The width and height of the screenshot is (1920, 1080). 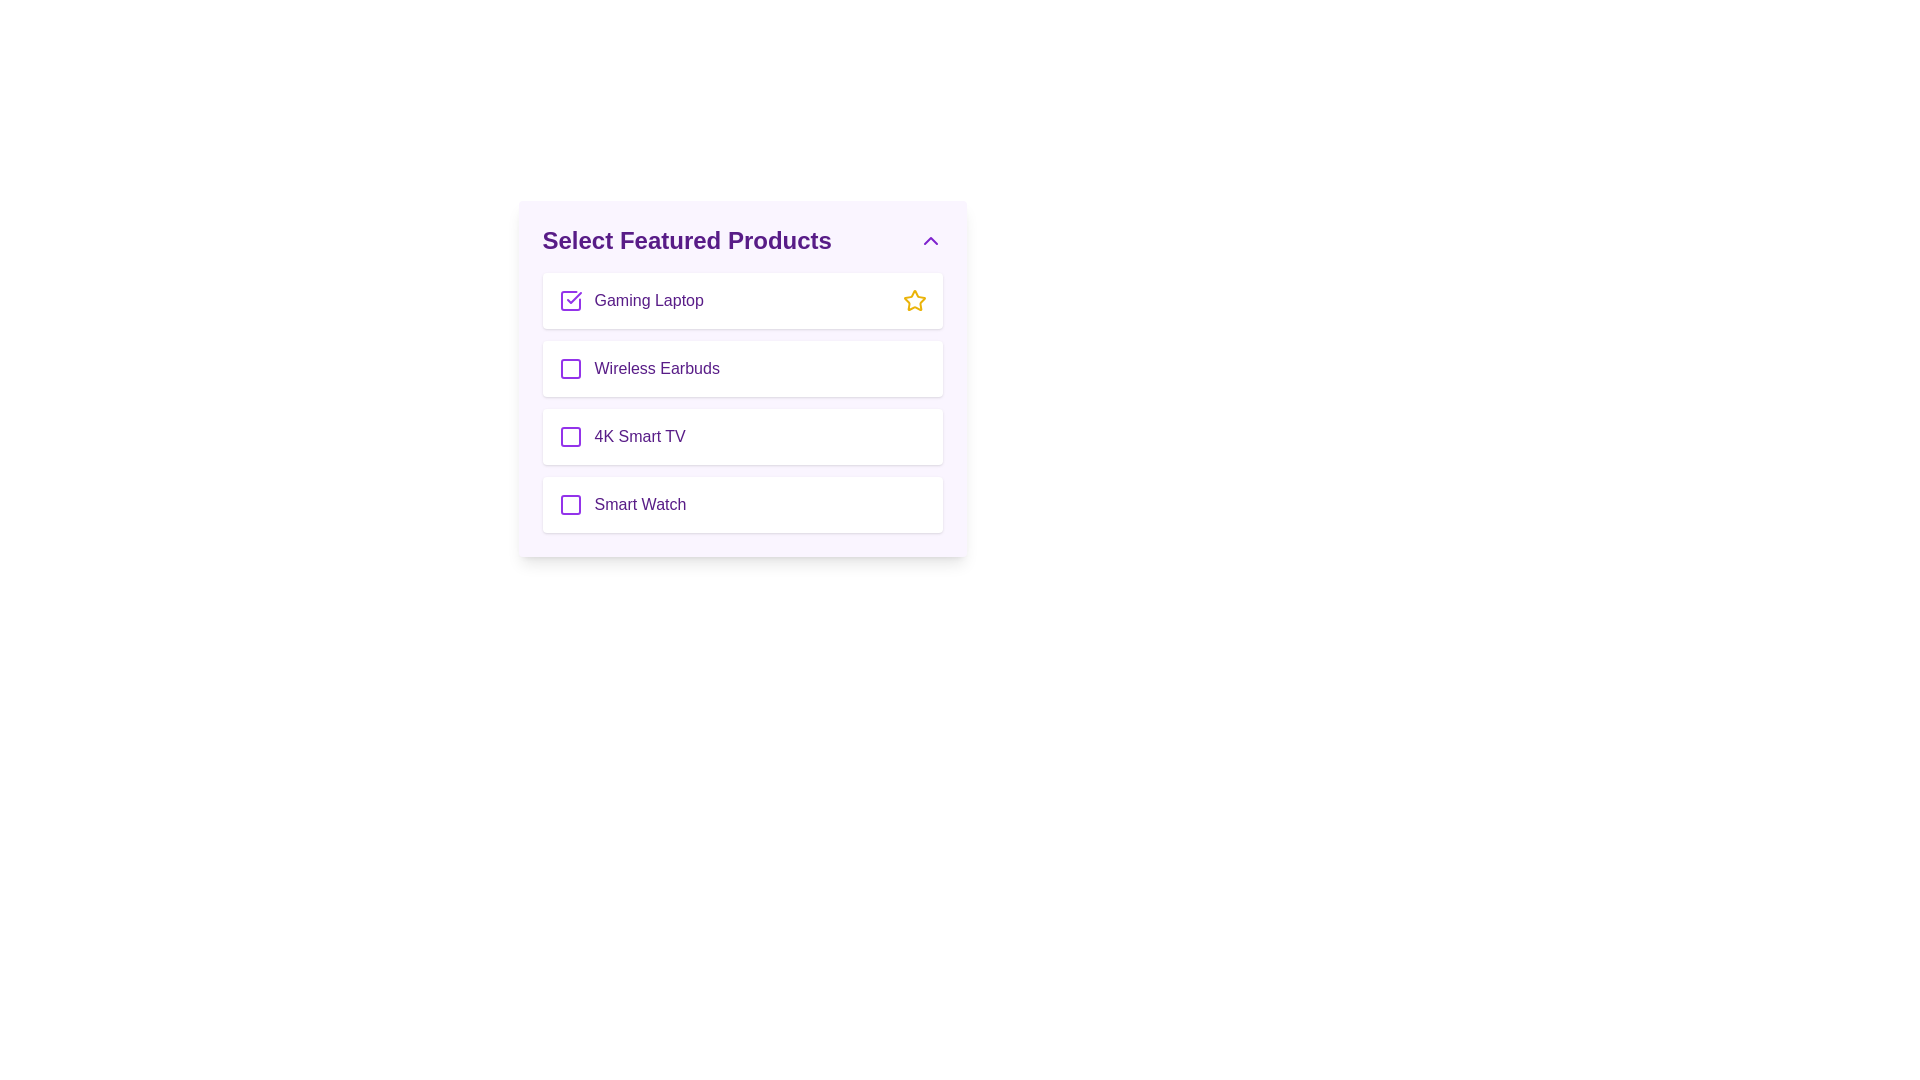 I want to click on the checkmark icon located at the top-right corner of the 'Gaming Laptop' card, indicating selection, so click(x=573, y=297).